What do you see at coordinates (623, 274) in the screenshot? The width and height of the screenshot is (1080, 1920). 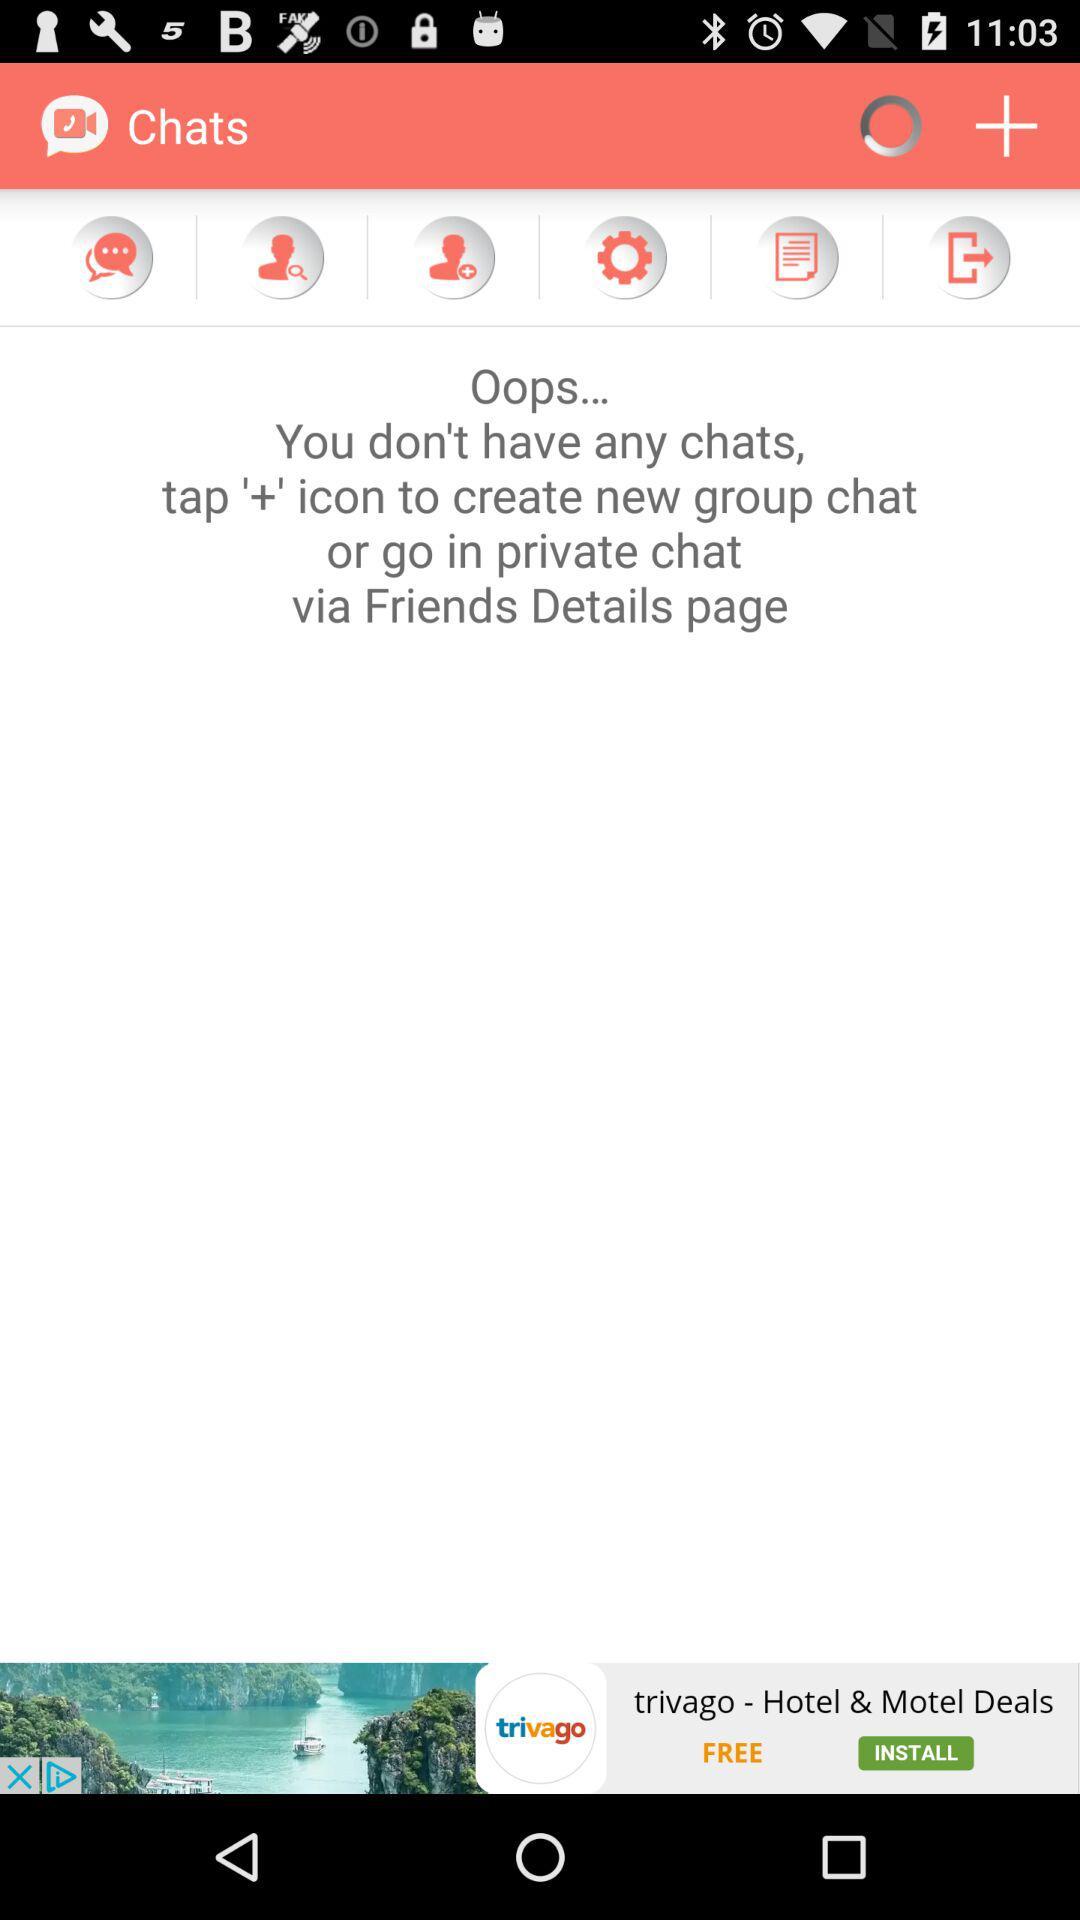 I see `the settings icon` at bounding box center [623, 274].